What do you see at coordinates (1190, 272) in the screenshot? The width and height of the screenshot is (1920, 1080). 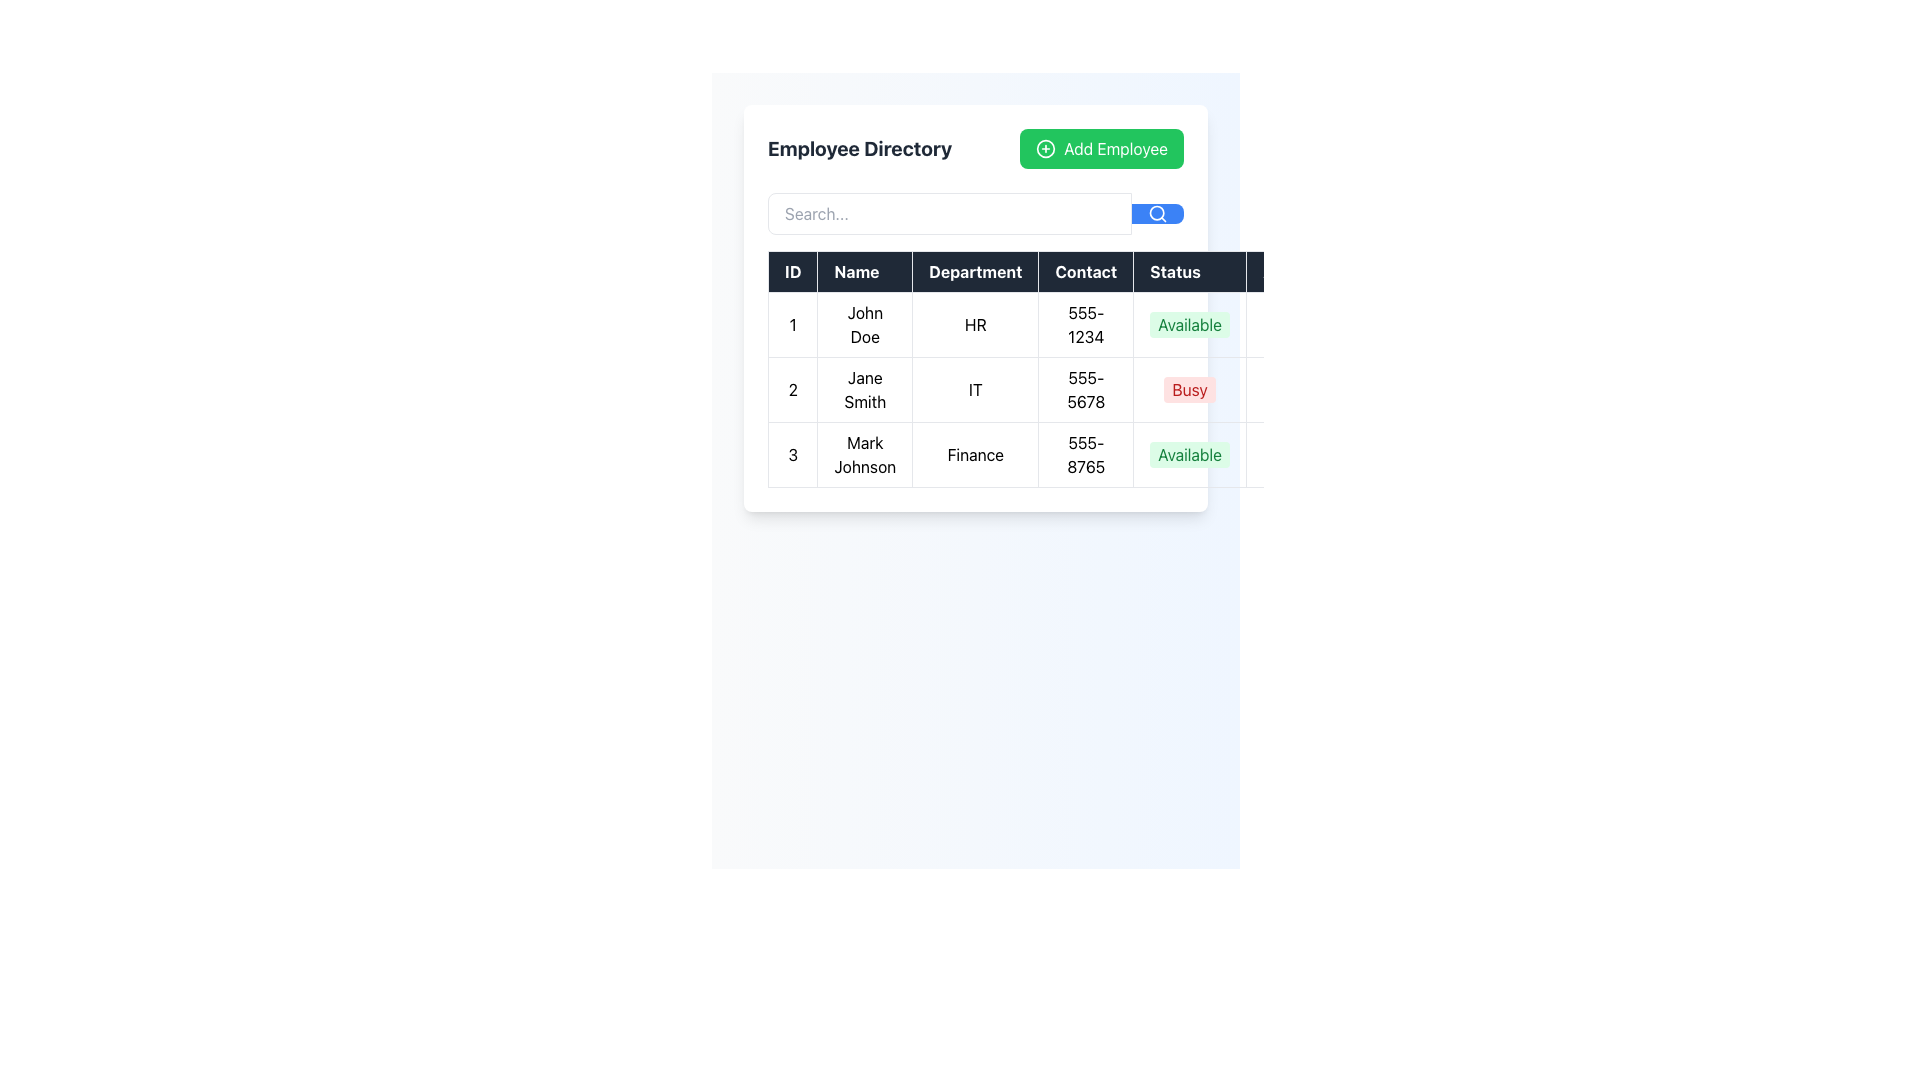 I see `the fifth column header in the Employee Directory table, which indicates the status column and is positioned between 'Contact' and 'Actions'` at bounding box center [1190, 272].